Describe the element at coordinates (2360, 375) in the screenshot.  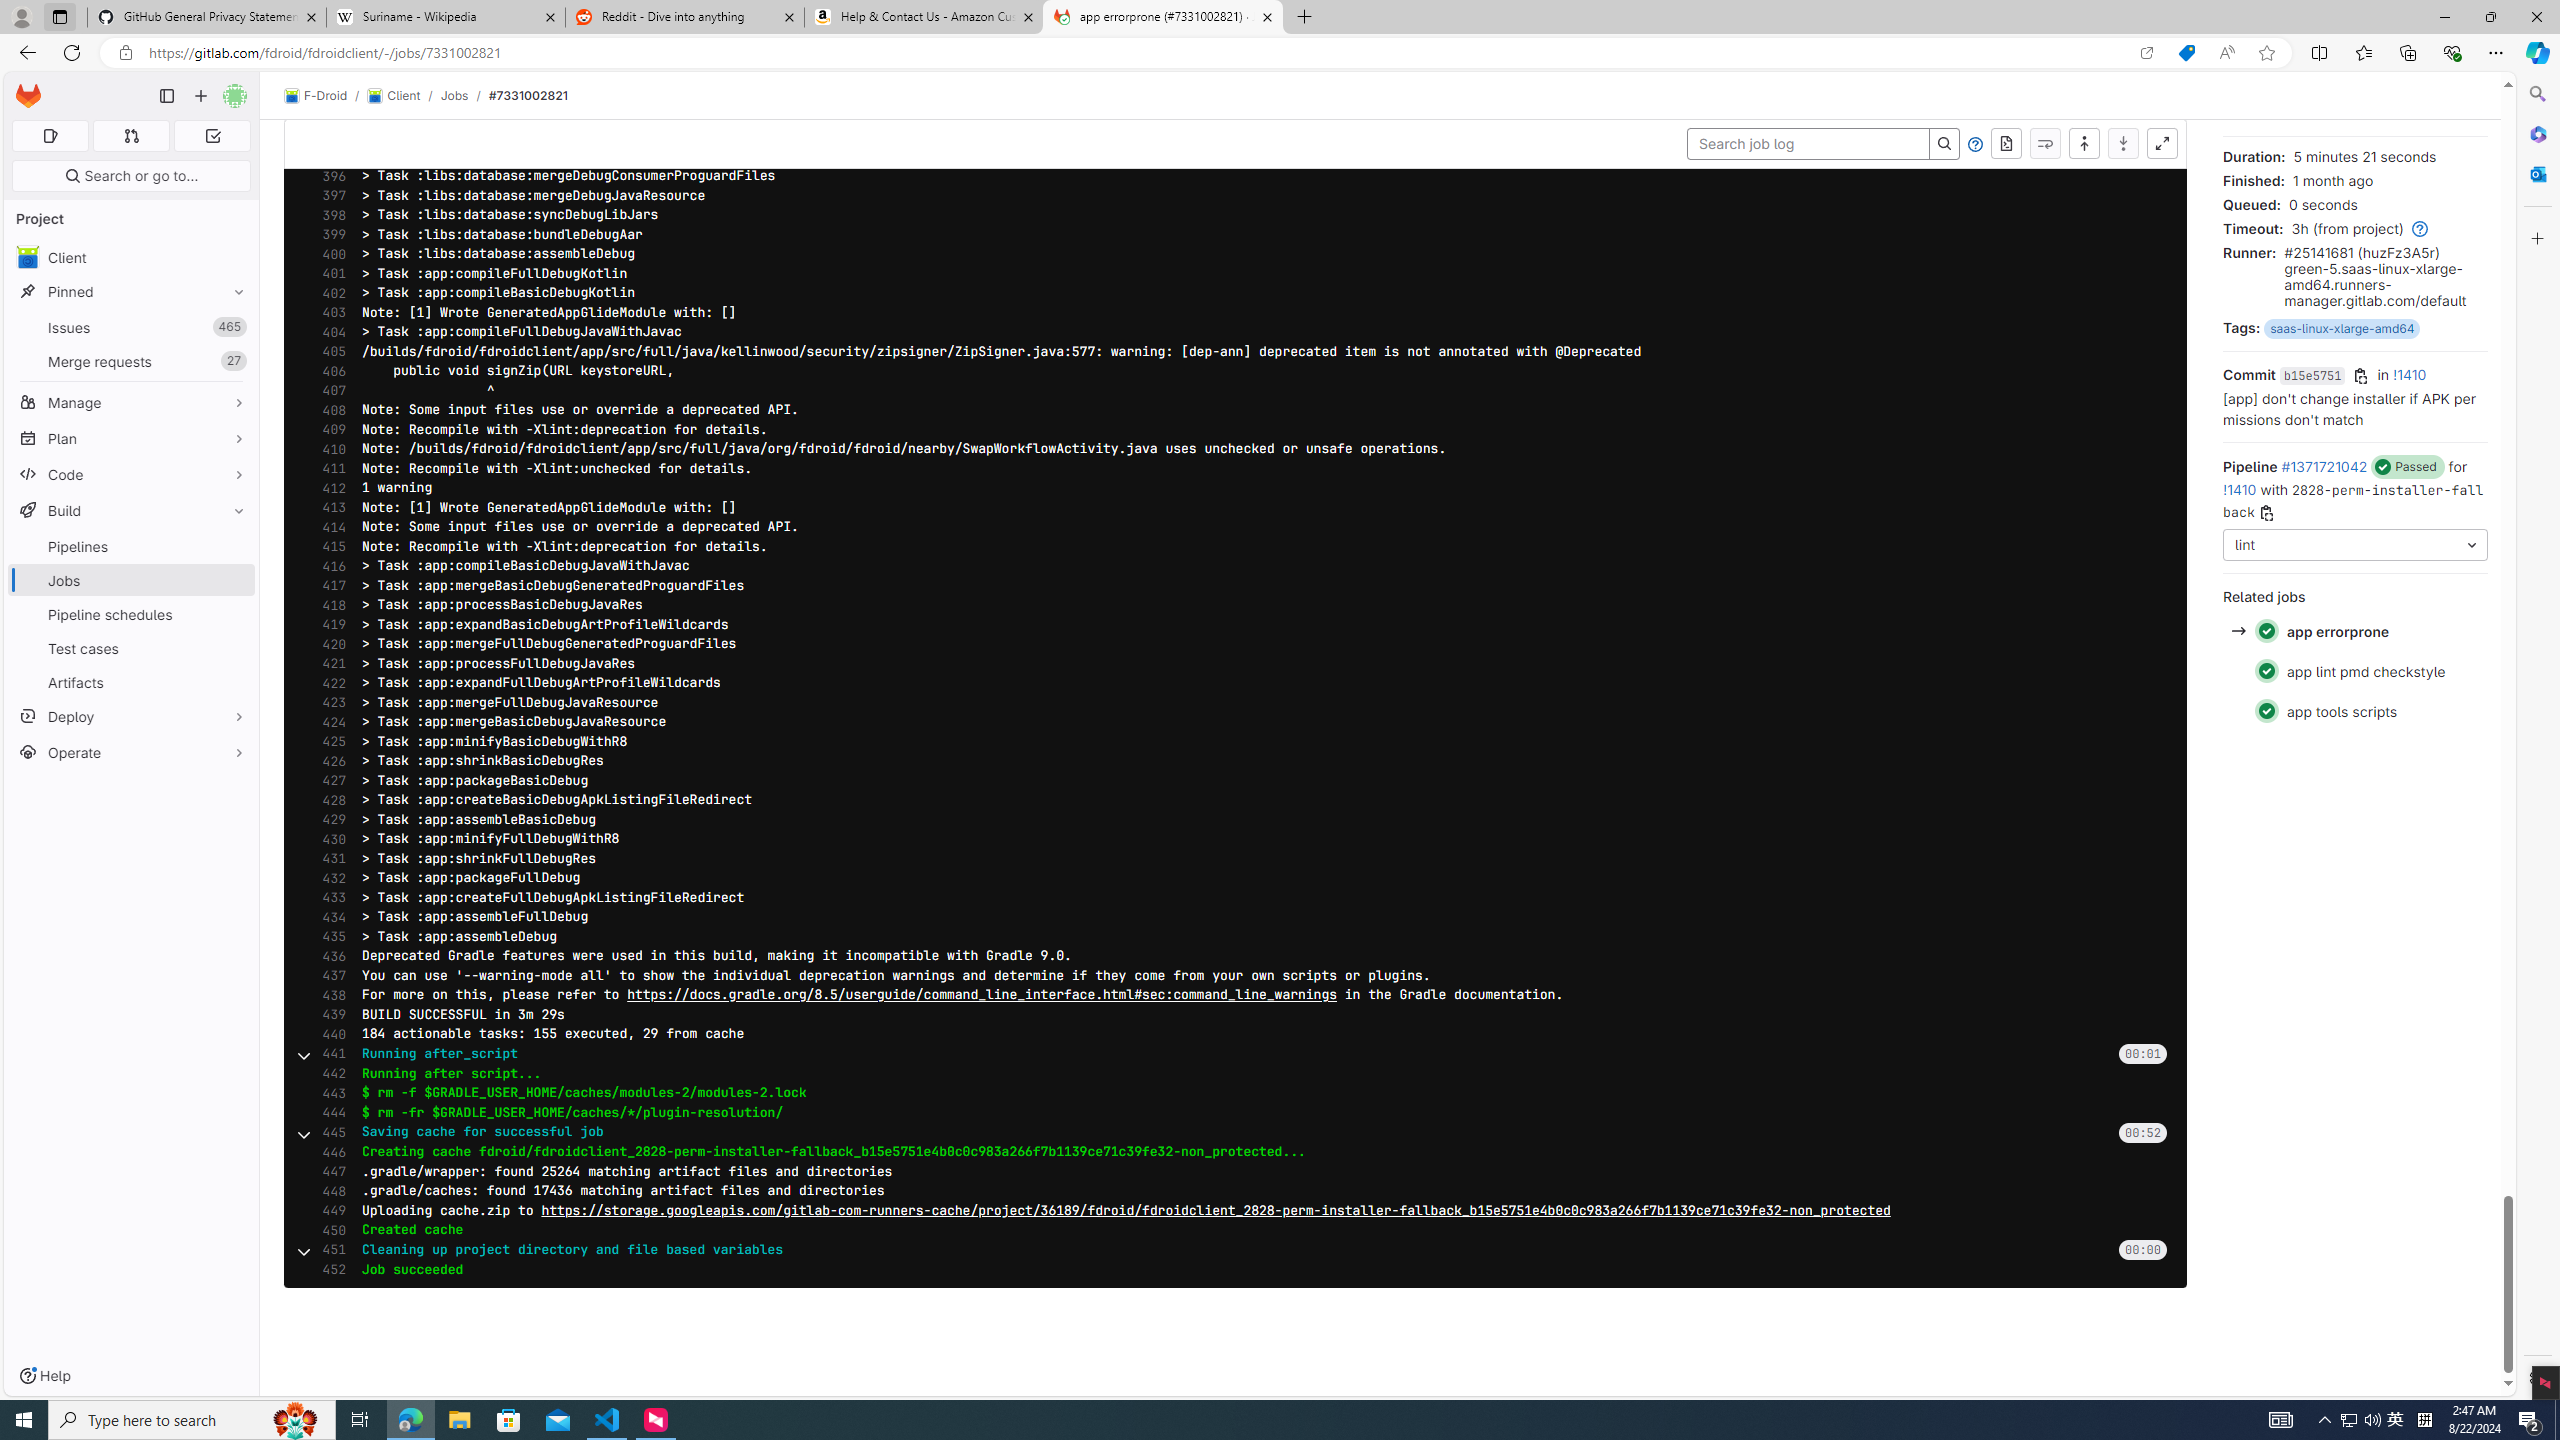
I see `'Copy commit SHA'` at that location.